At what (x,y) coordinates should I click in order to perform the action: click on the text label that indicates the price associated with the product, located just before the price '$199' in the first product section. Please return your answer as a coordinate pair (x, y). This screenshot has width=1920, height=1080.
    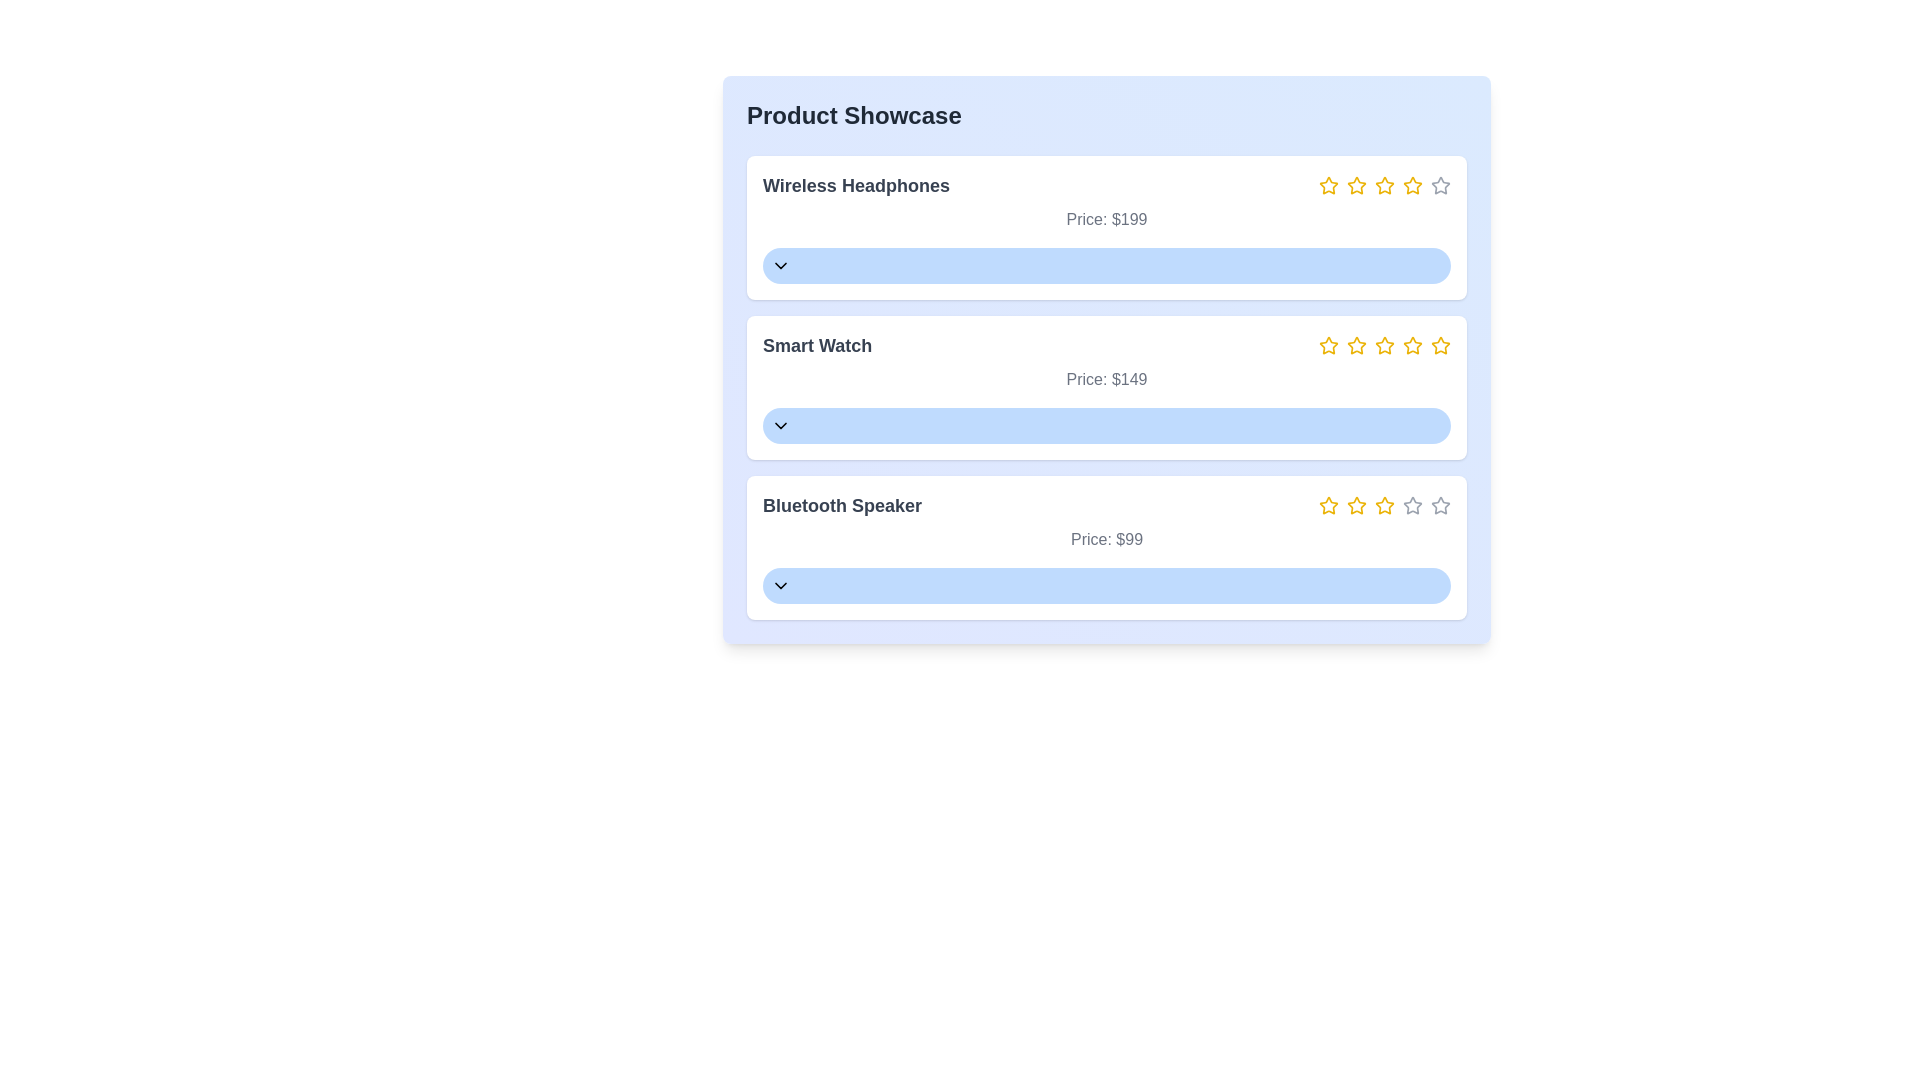
    Looking at the image, I should click on (1085, 219).